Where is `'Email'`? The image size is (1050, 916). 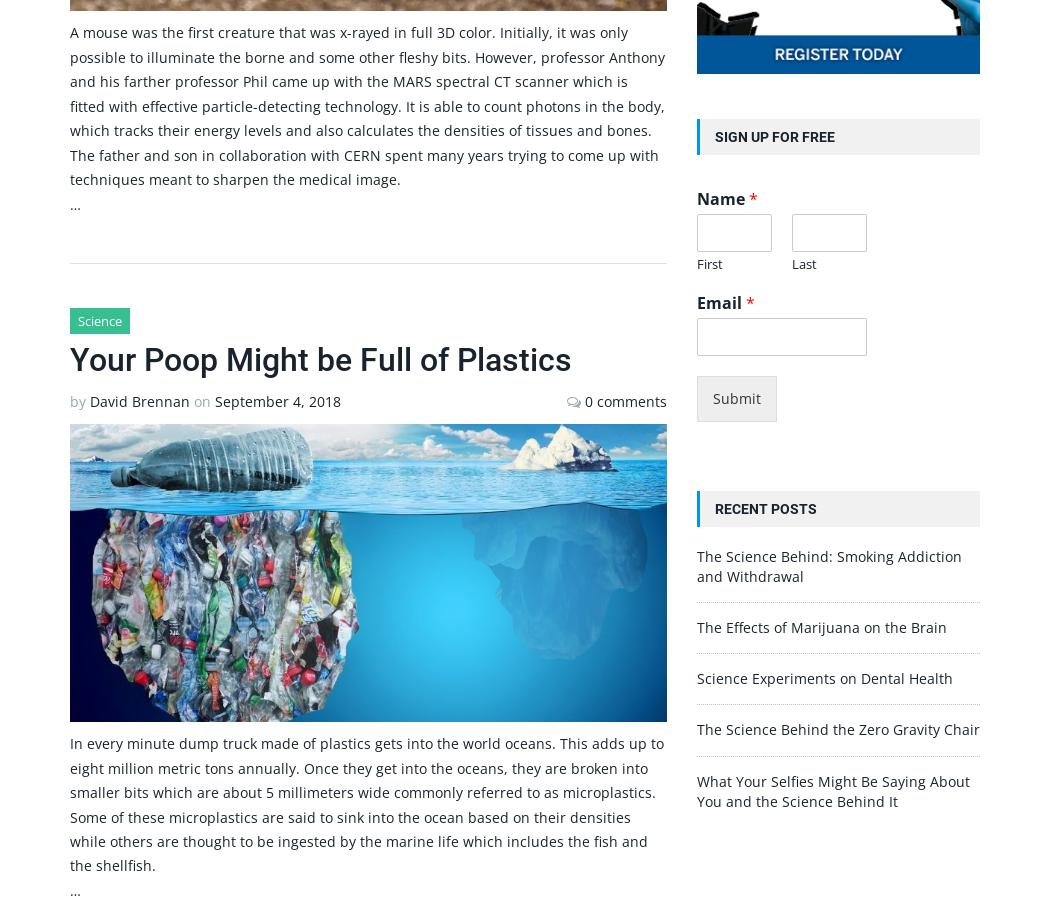
'Email' is located at coordinates (719, 301).